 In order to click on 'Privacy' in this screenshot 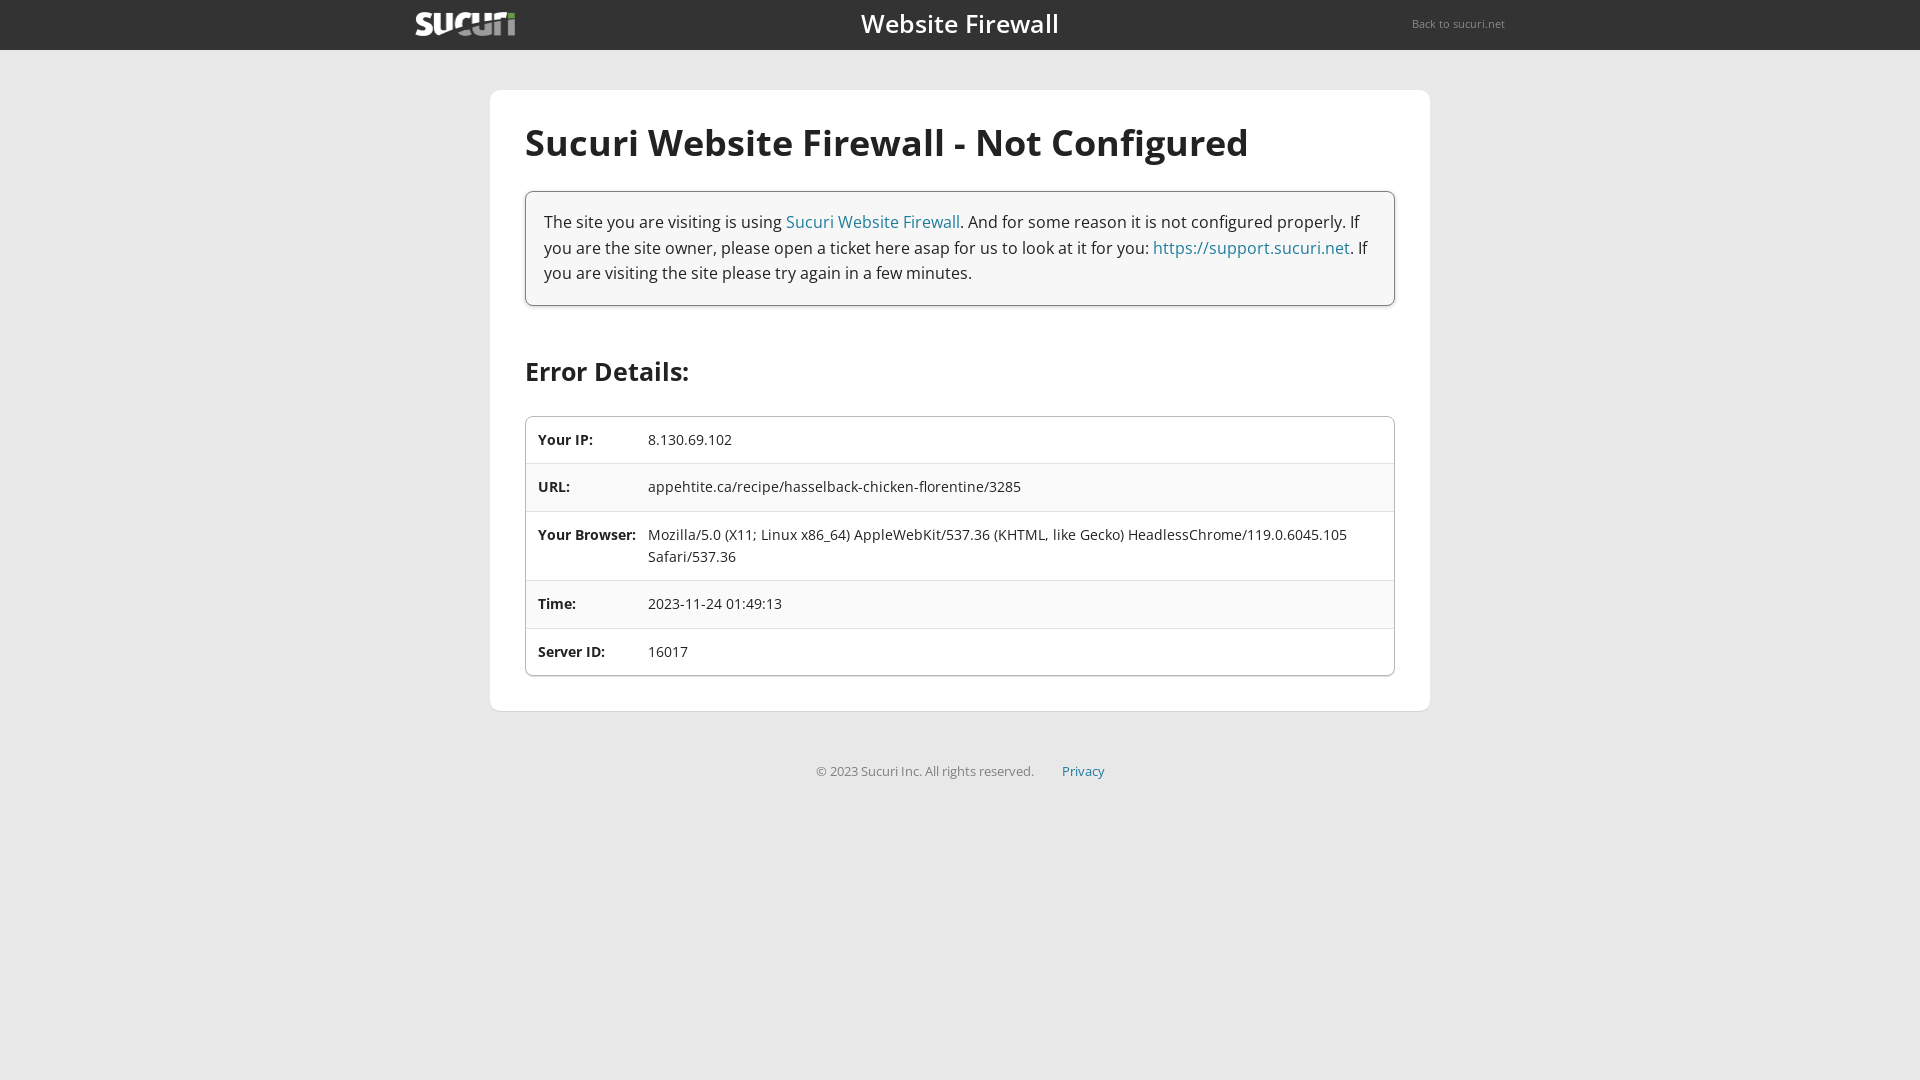, I will do `click(1082, 770)`.